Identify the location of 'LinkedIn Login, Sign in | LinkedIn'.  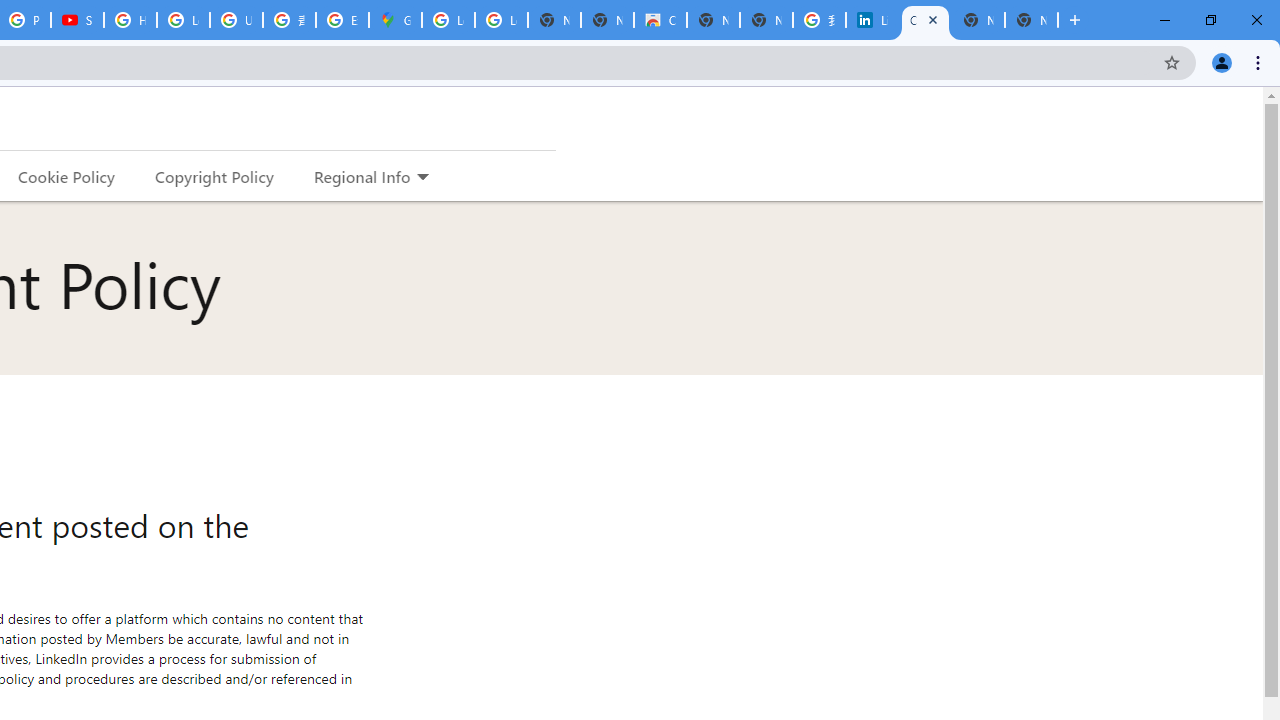
(872, 20).